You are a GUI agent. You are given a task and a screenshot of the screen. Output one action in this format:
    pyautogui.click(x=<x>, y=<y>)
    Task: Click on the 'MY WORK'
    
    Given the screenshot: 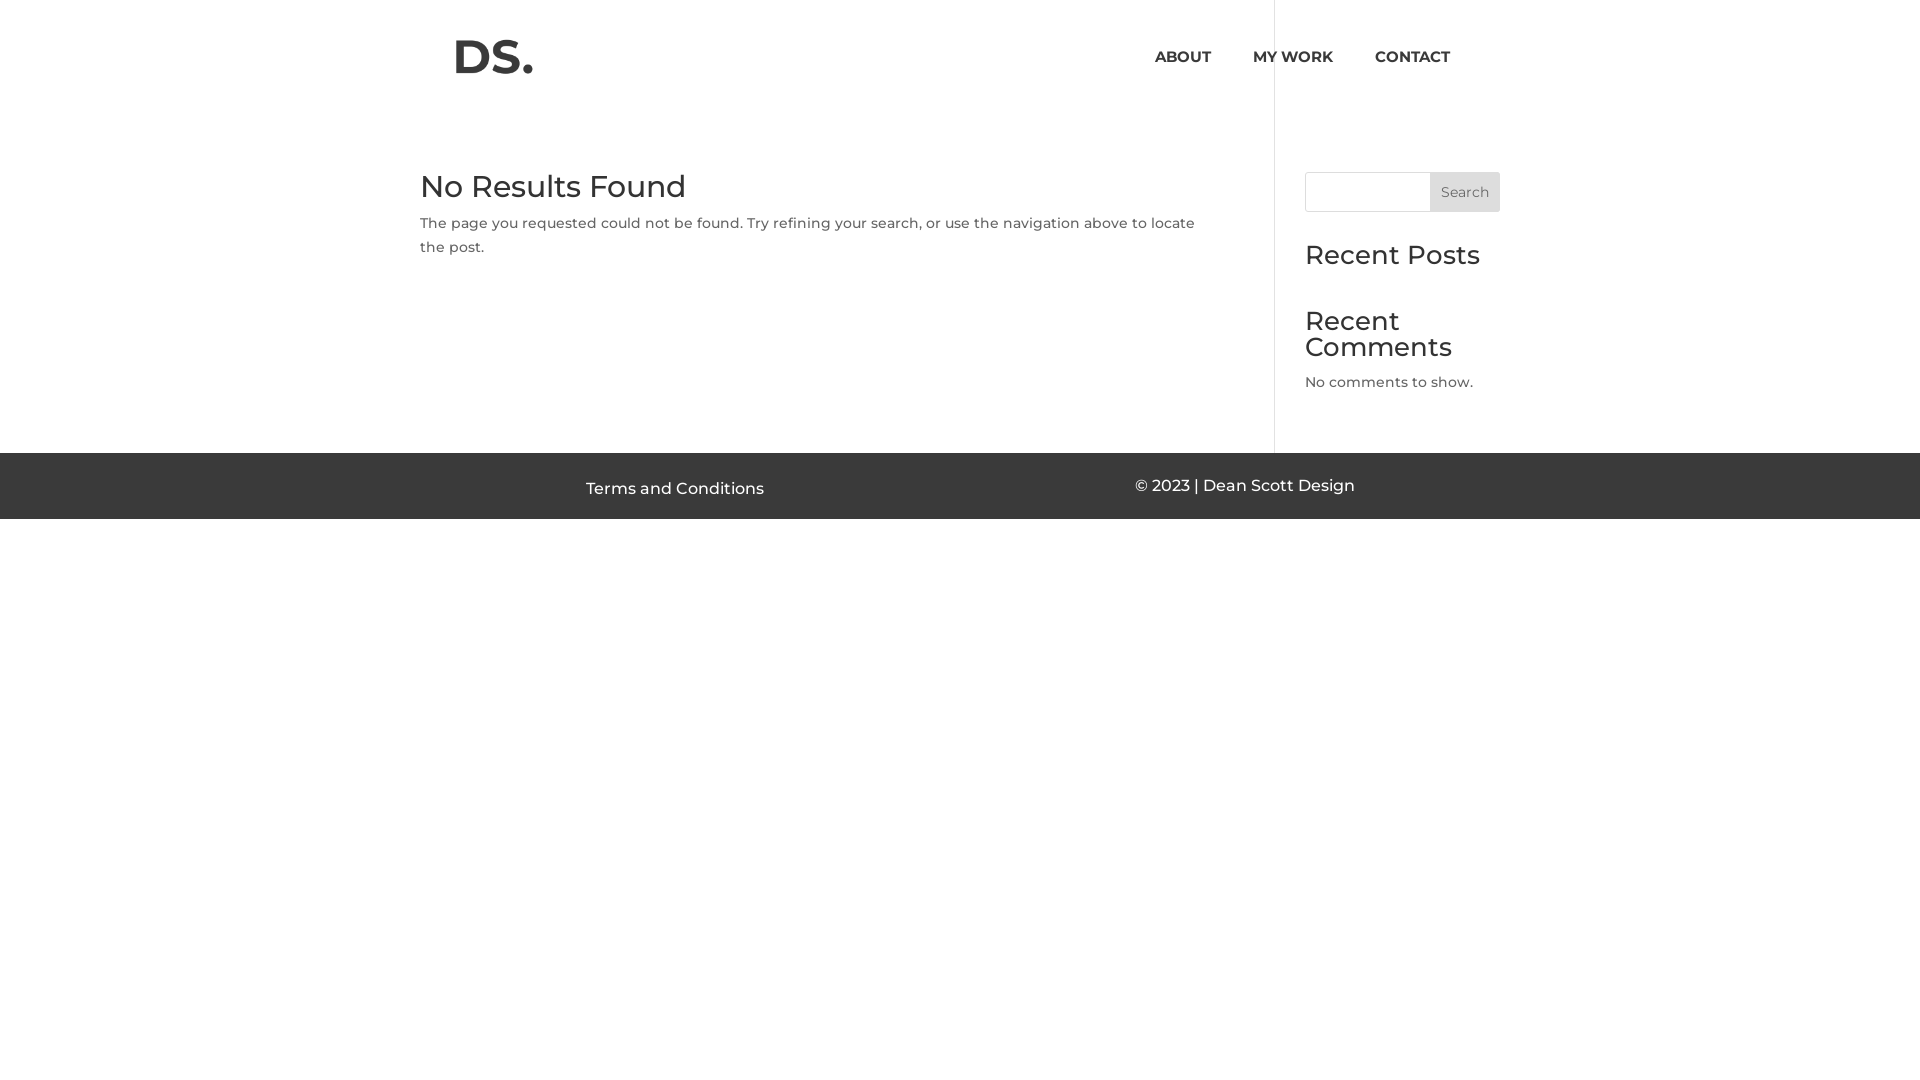 What is the action you would take?
    pyautogui.click(x=1251, y=80)
    